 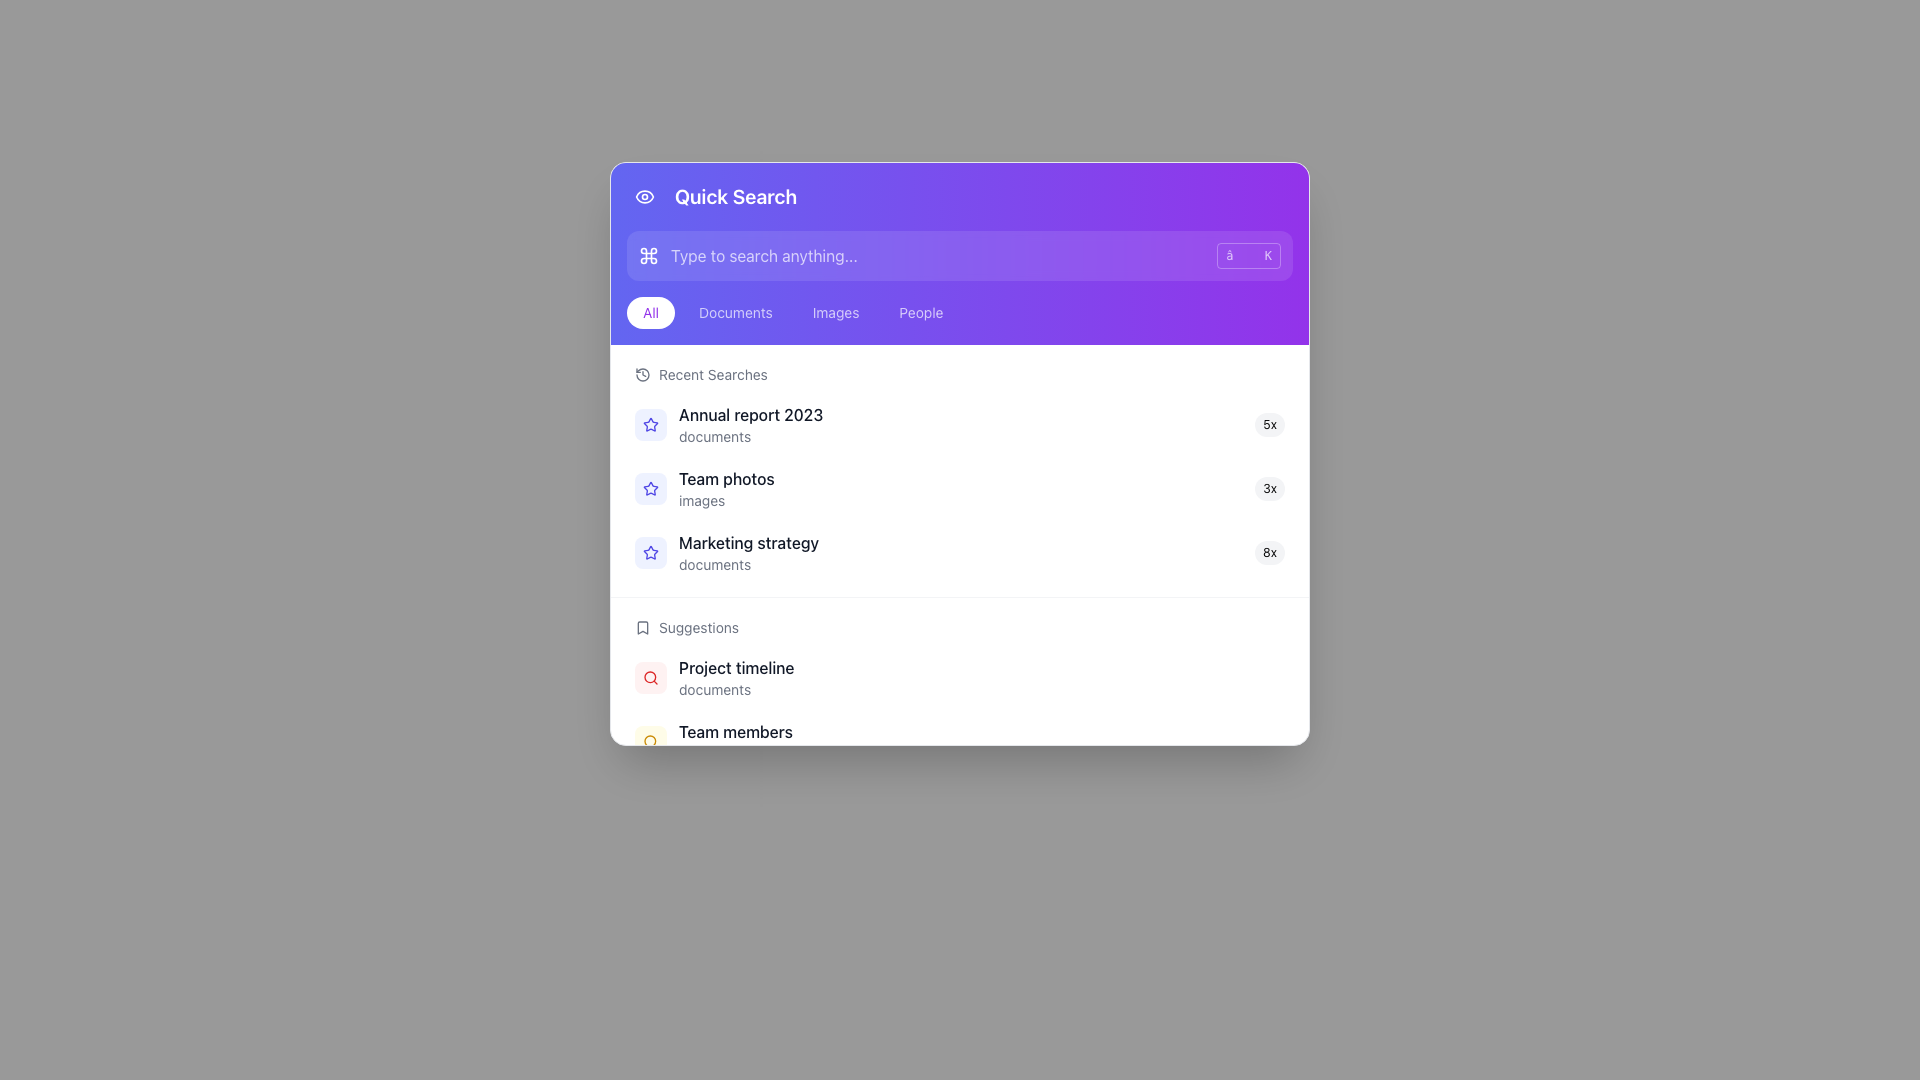 I want to click on the pill-shaped button with a white background and purple text displaying 'All', so click(x=651, y=312).